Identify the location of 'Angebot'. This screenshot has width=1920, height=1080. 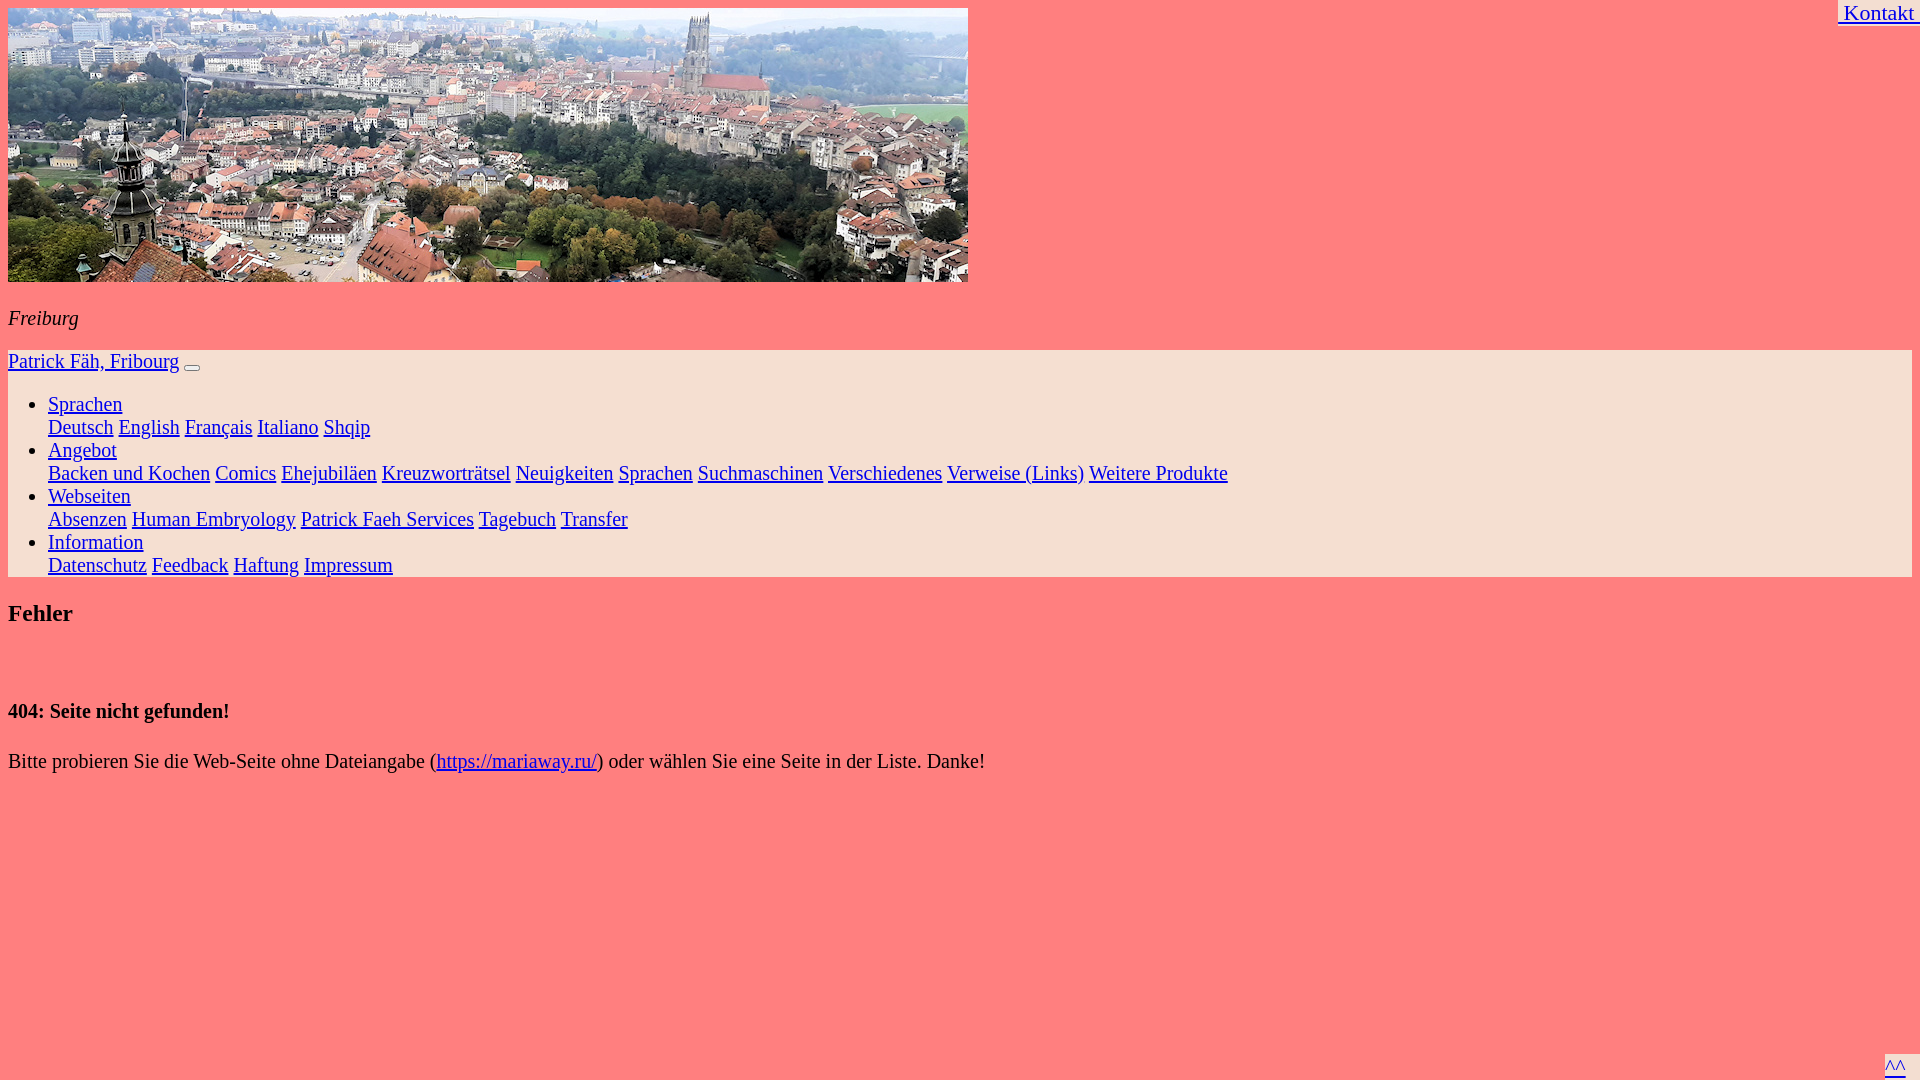
(81, 450).